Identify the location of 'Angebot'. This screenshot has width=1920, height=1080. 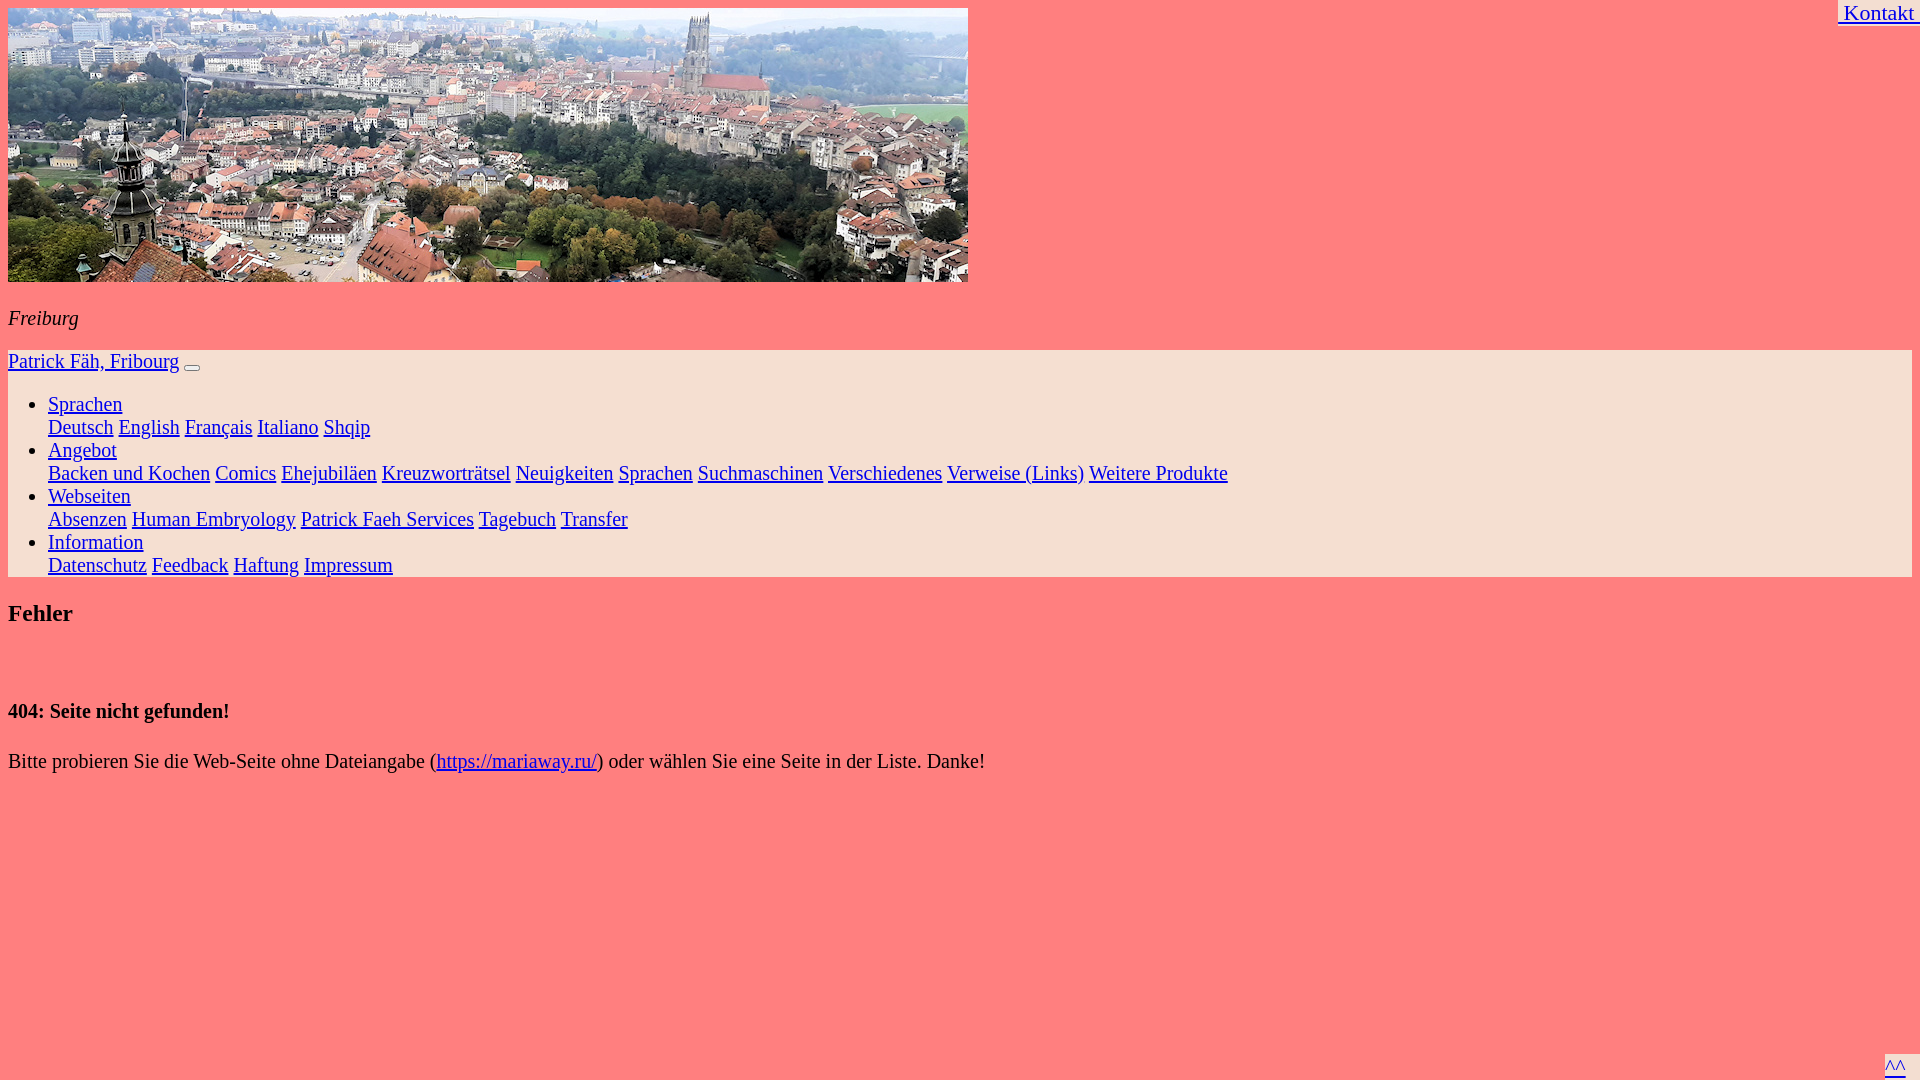
(81, 450).